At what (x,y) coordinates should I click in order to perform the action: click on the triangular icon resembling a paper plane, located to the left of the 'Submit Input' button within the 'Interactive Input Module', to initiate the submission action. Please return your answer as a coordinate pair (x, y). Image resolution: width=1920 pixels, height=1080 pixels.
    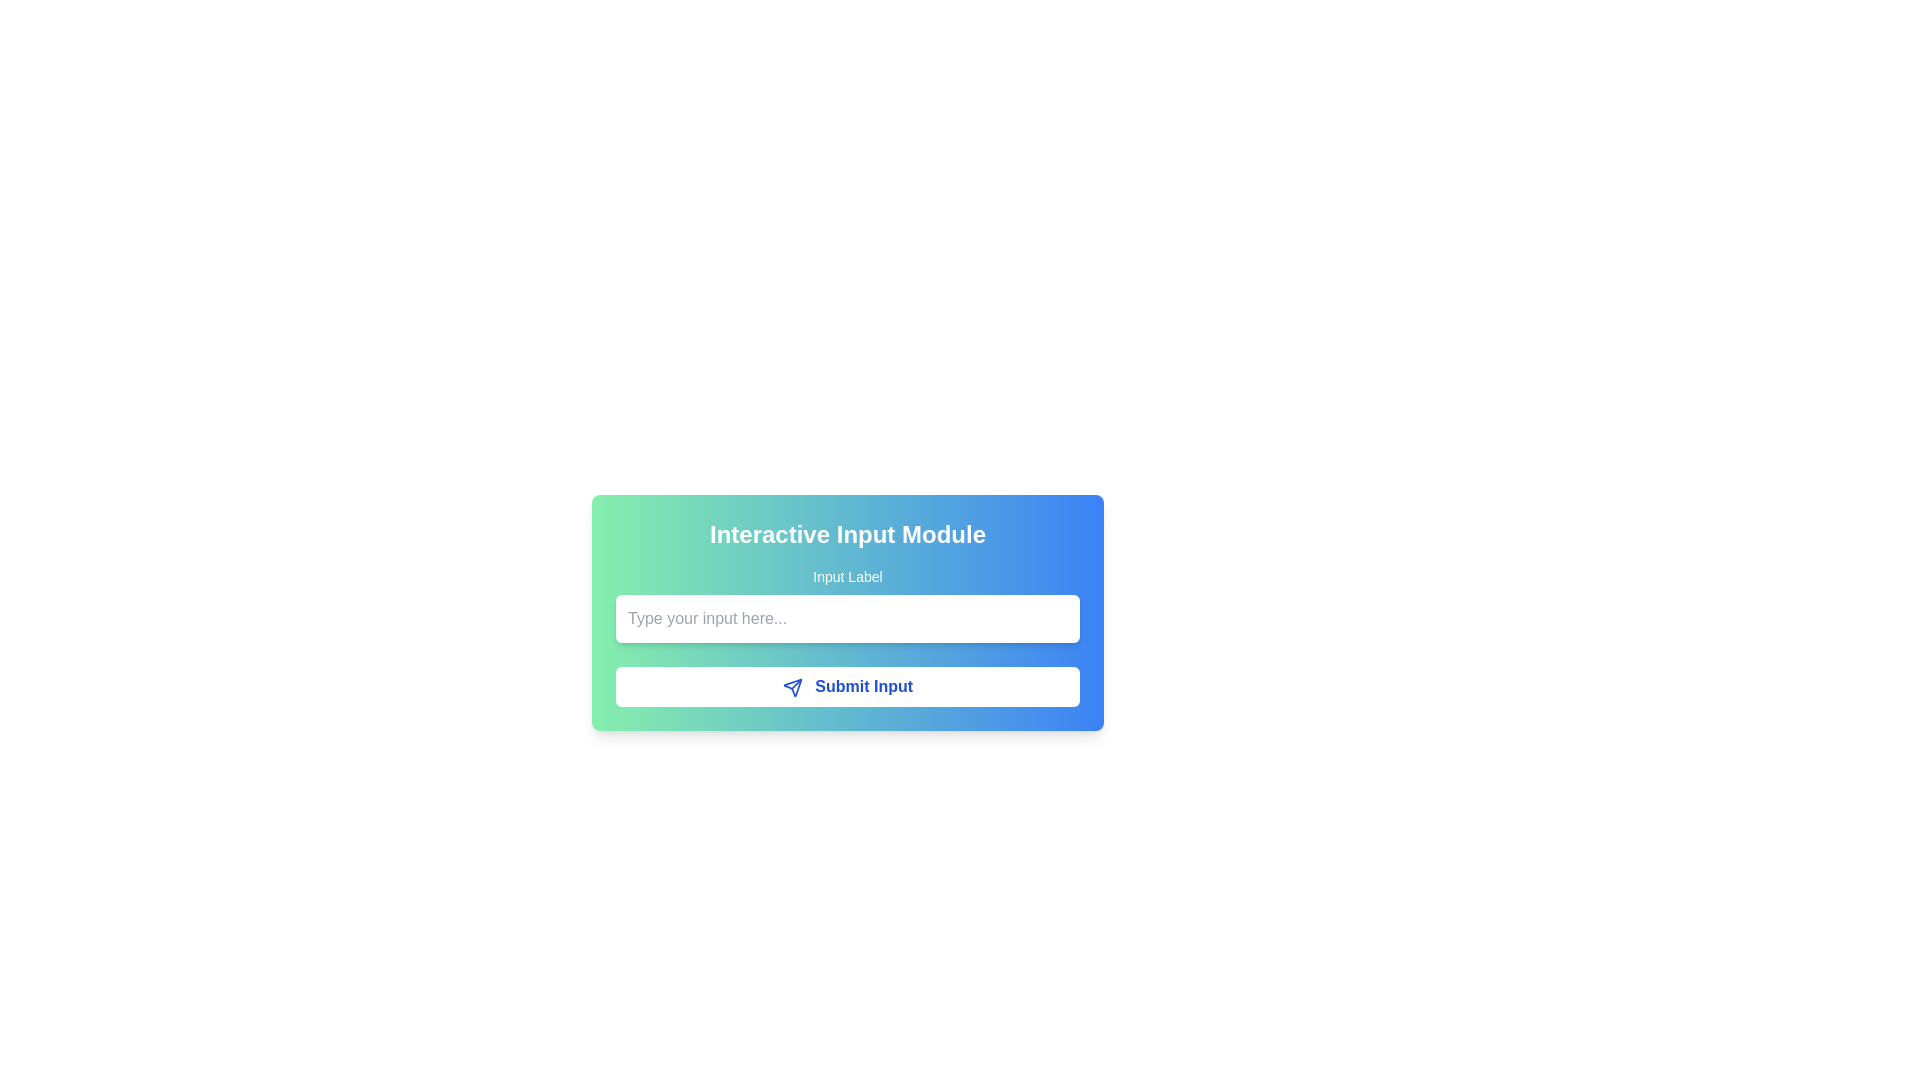
    Looking at the image, I should click on (791, 686).